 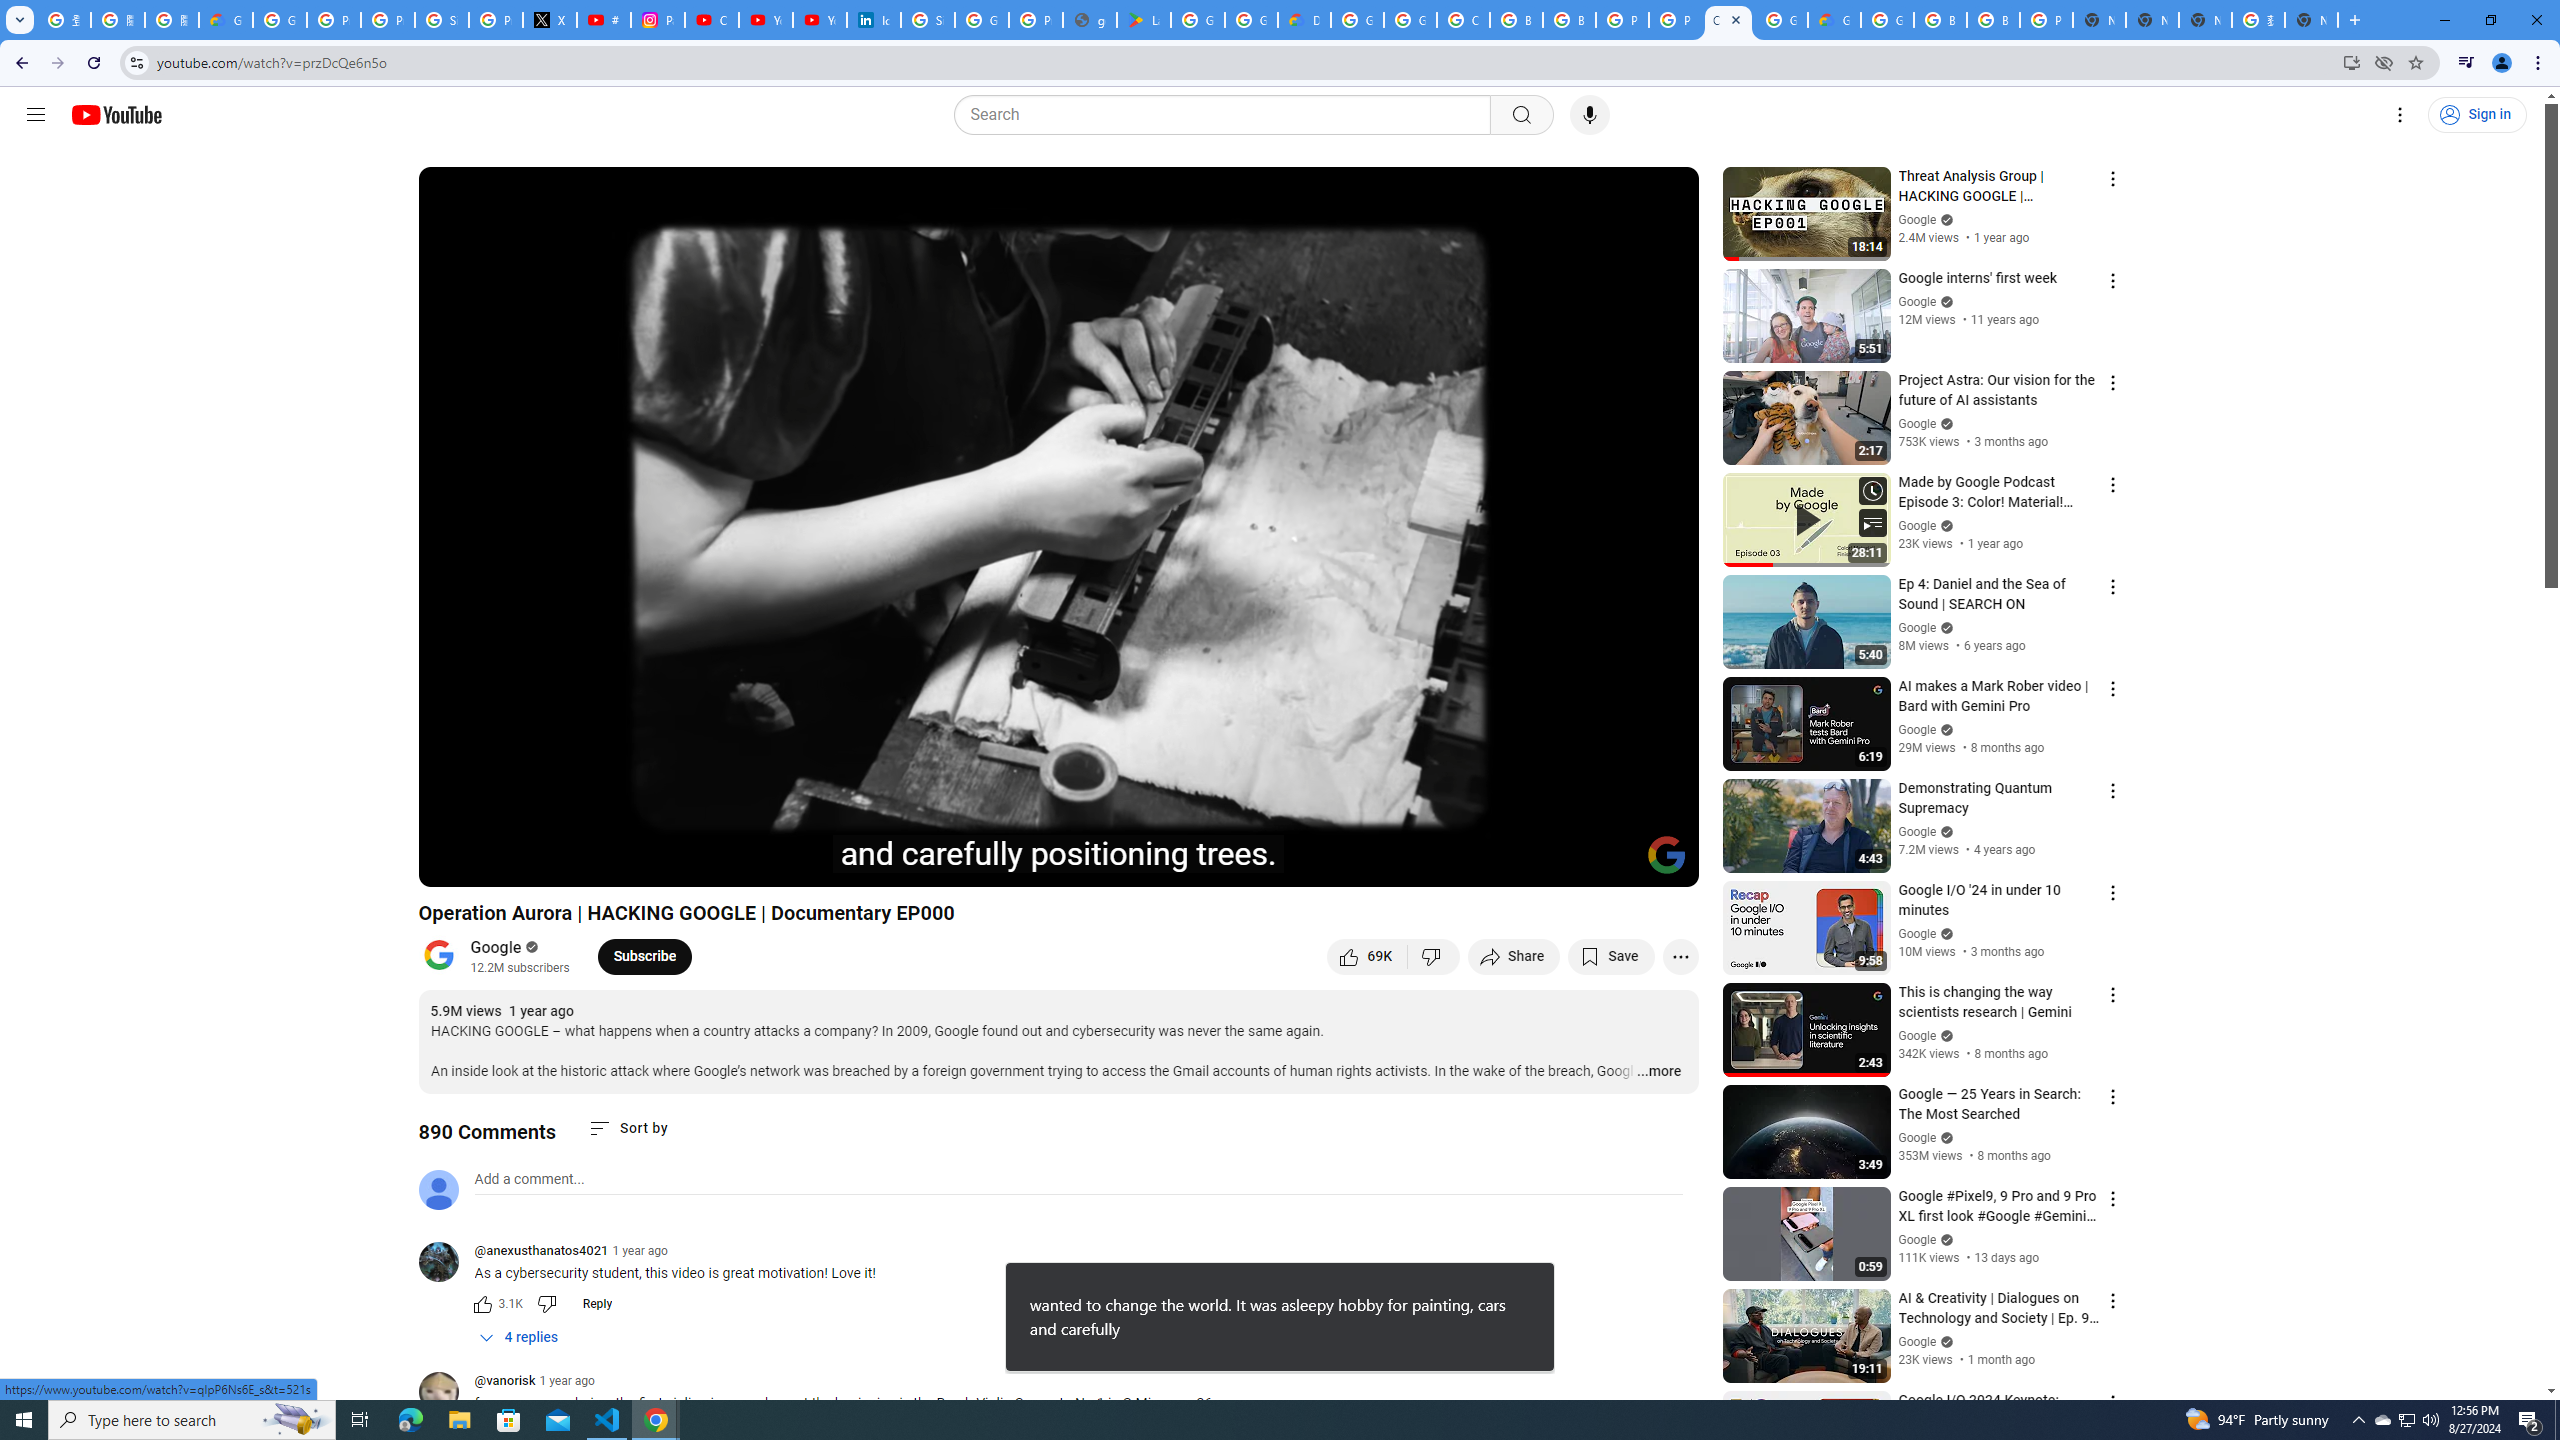 I want to click on 'Default profile photo', so click(x=436, y=1188).